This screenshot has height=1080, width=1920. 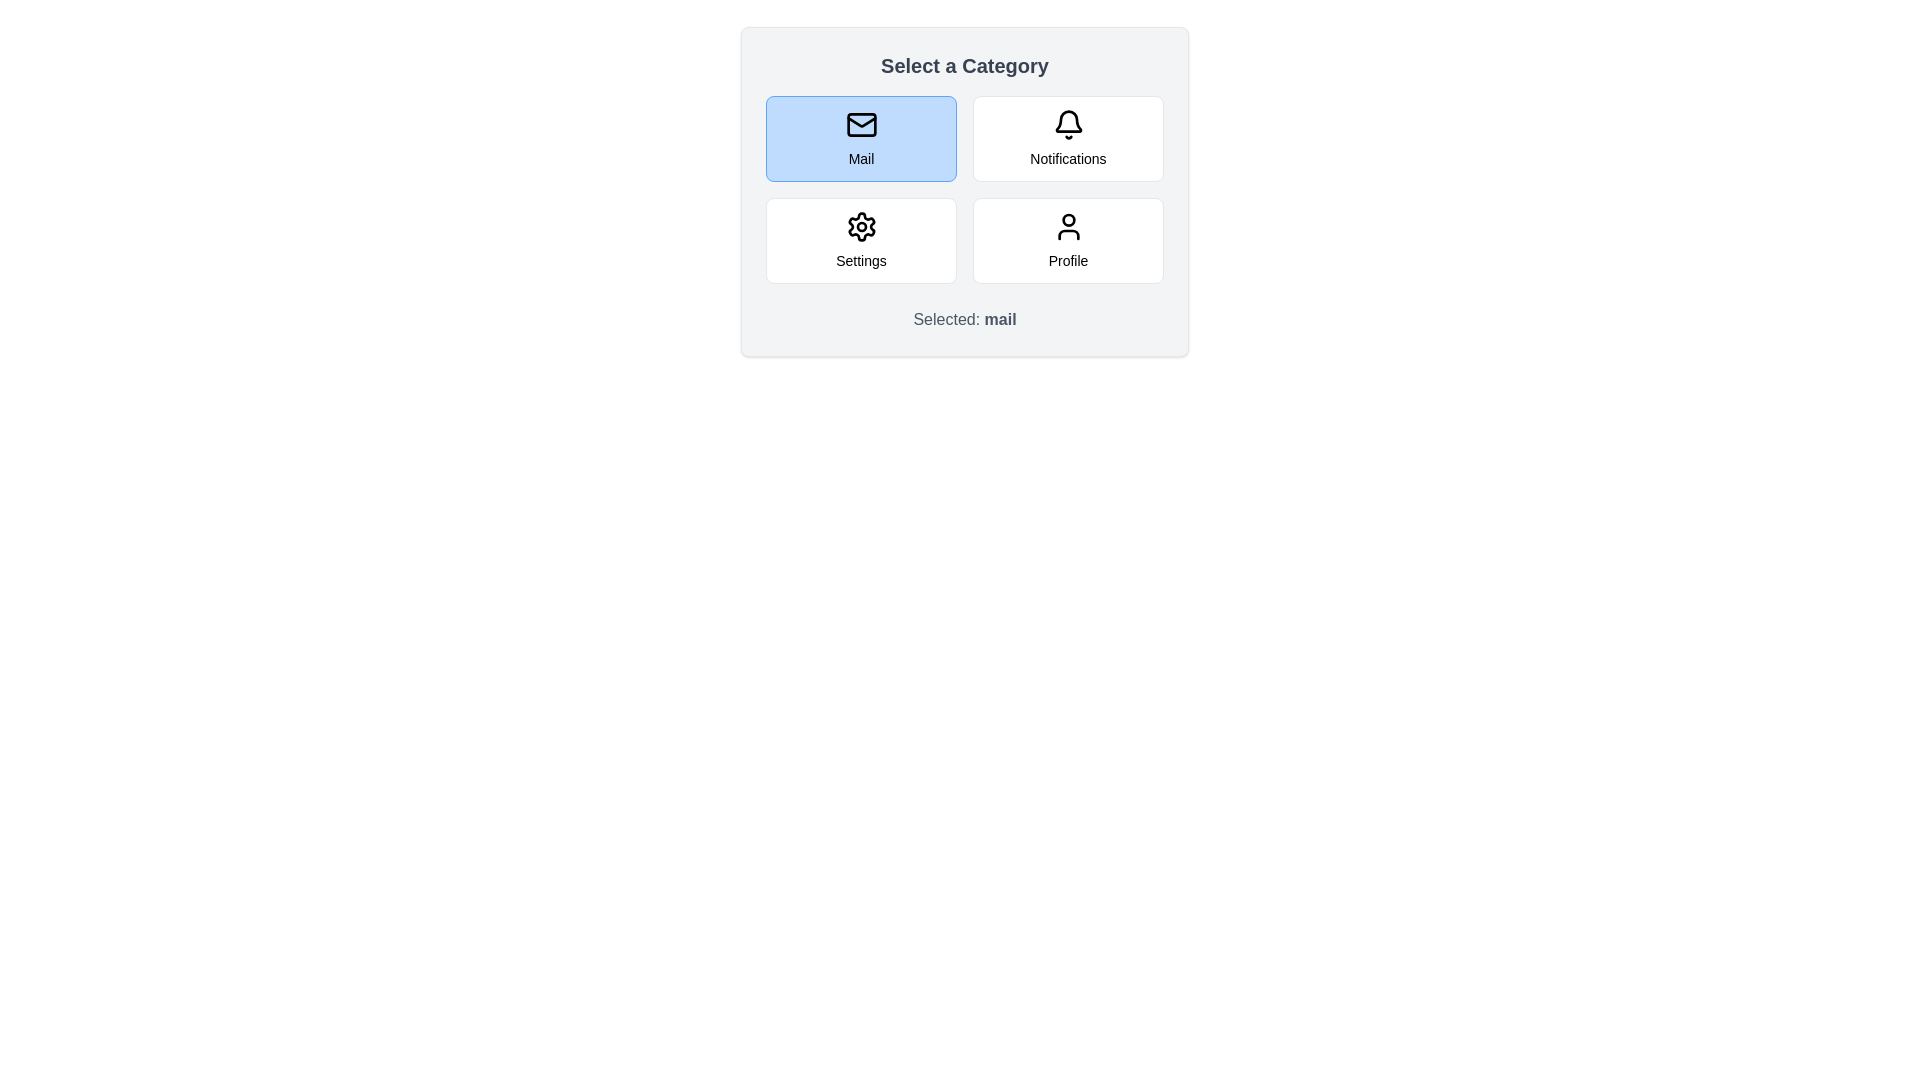 I want to click on the category button corresponding to Profile, so click(x=1067, y=239).